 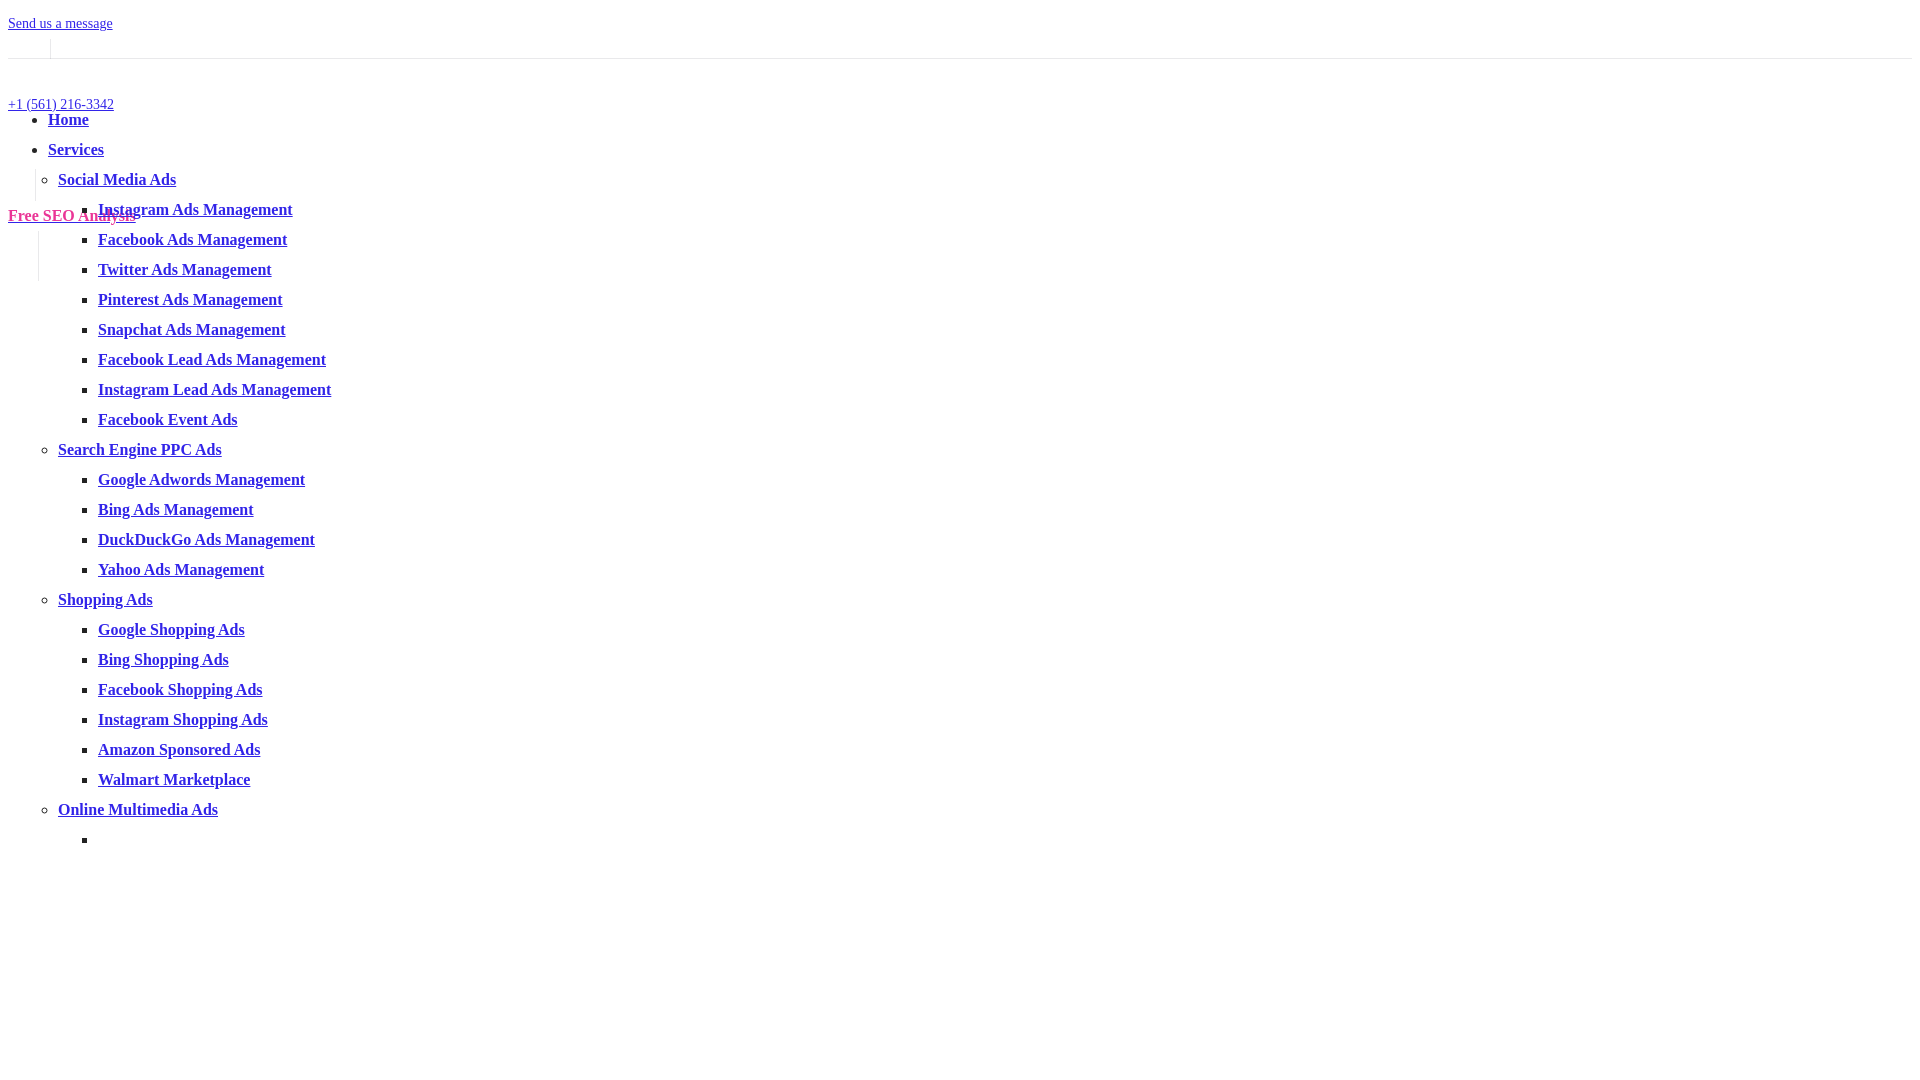 What do you see at coordinates (72, 215) in the screenshot?
I see `'Free SEO Analysis'` at bounding box center [72, 215].